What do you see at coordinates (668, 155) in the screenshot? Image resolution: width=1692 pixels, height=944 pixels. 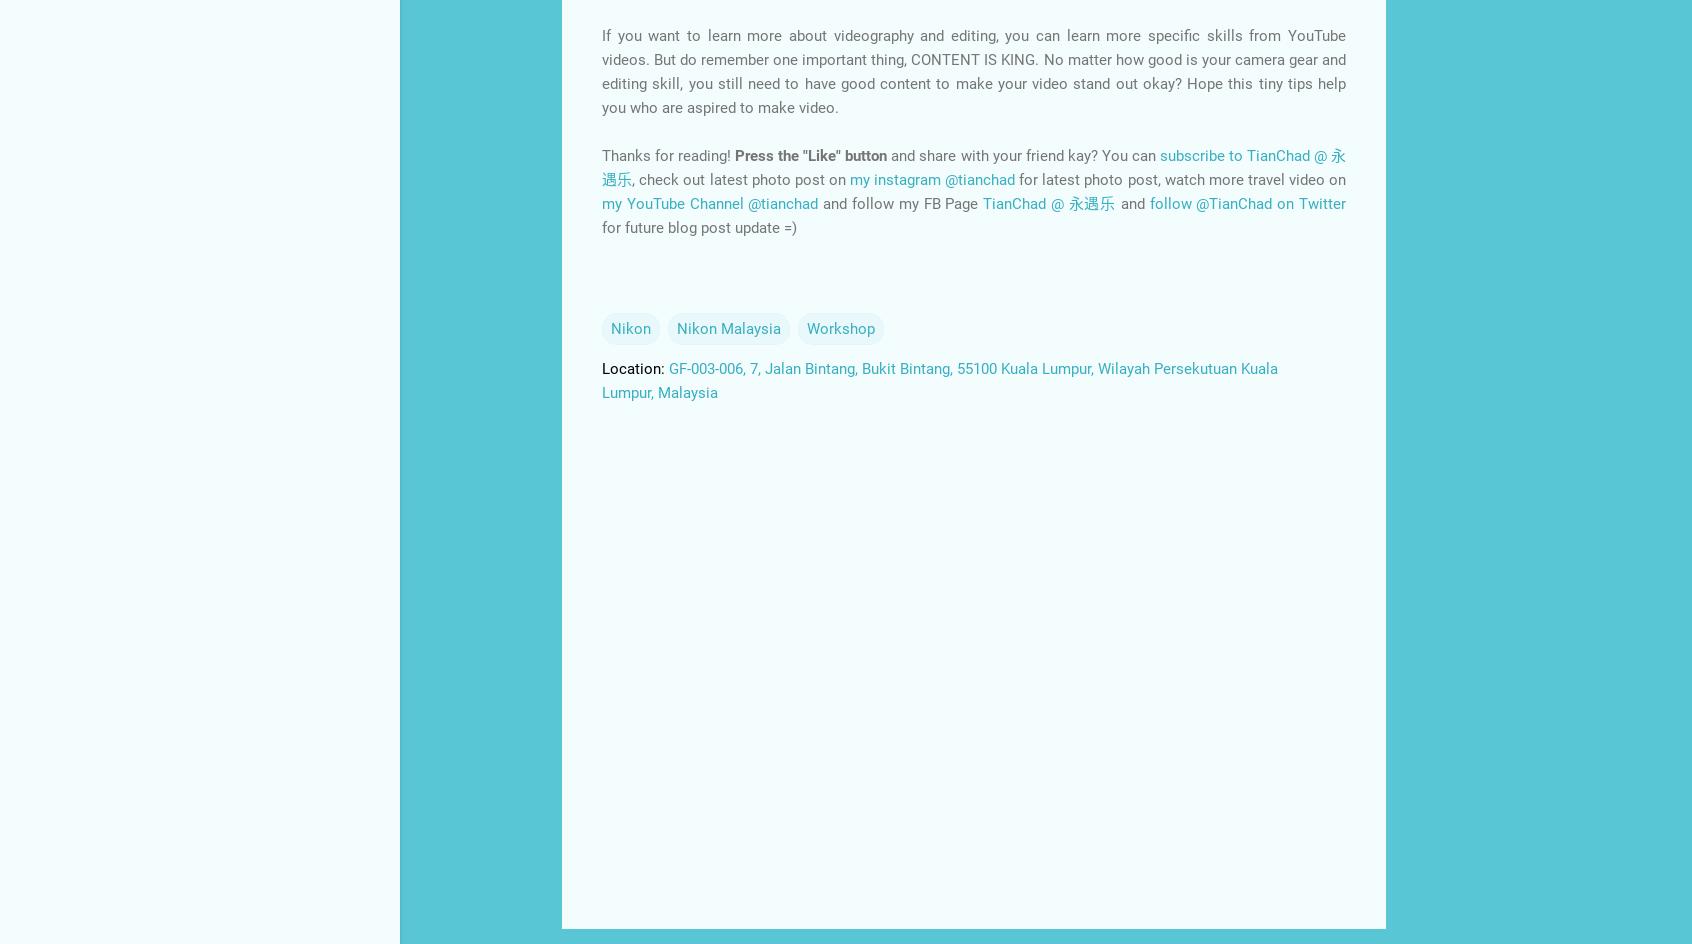 I see `'Thanks for reading!'` at bounding box center [668, 155].